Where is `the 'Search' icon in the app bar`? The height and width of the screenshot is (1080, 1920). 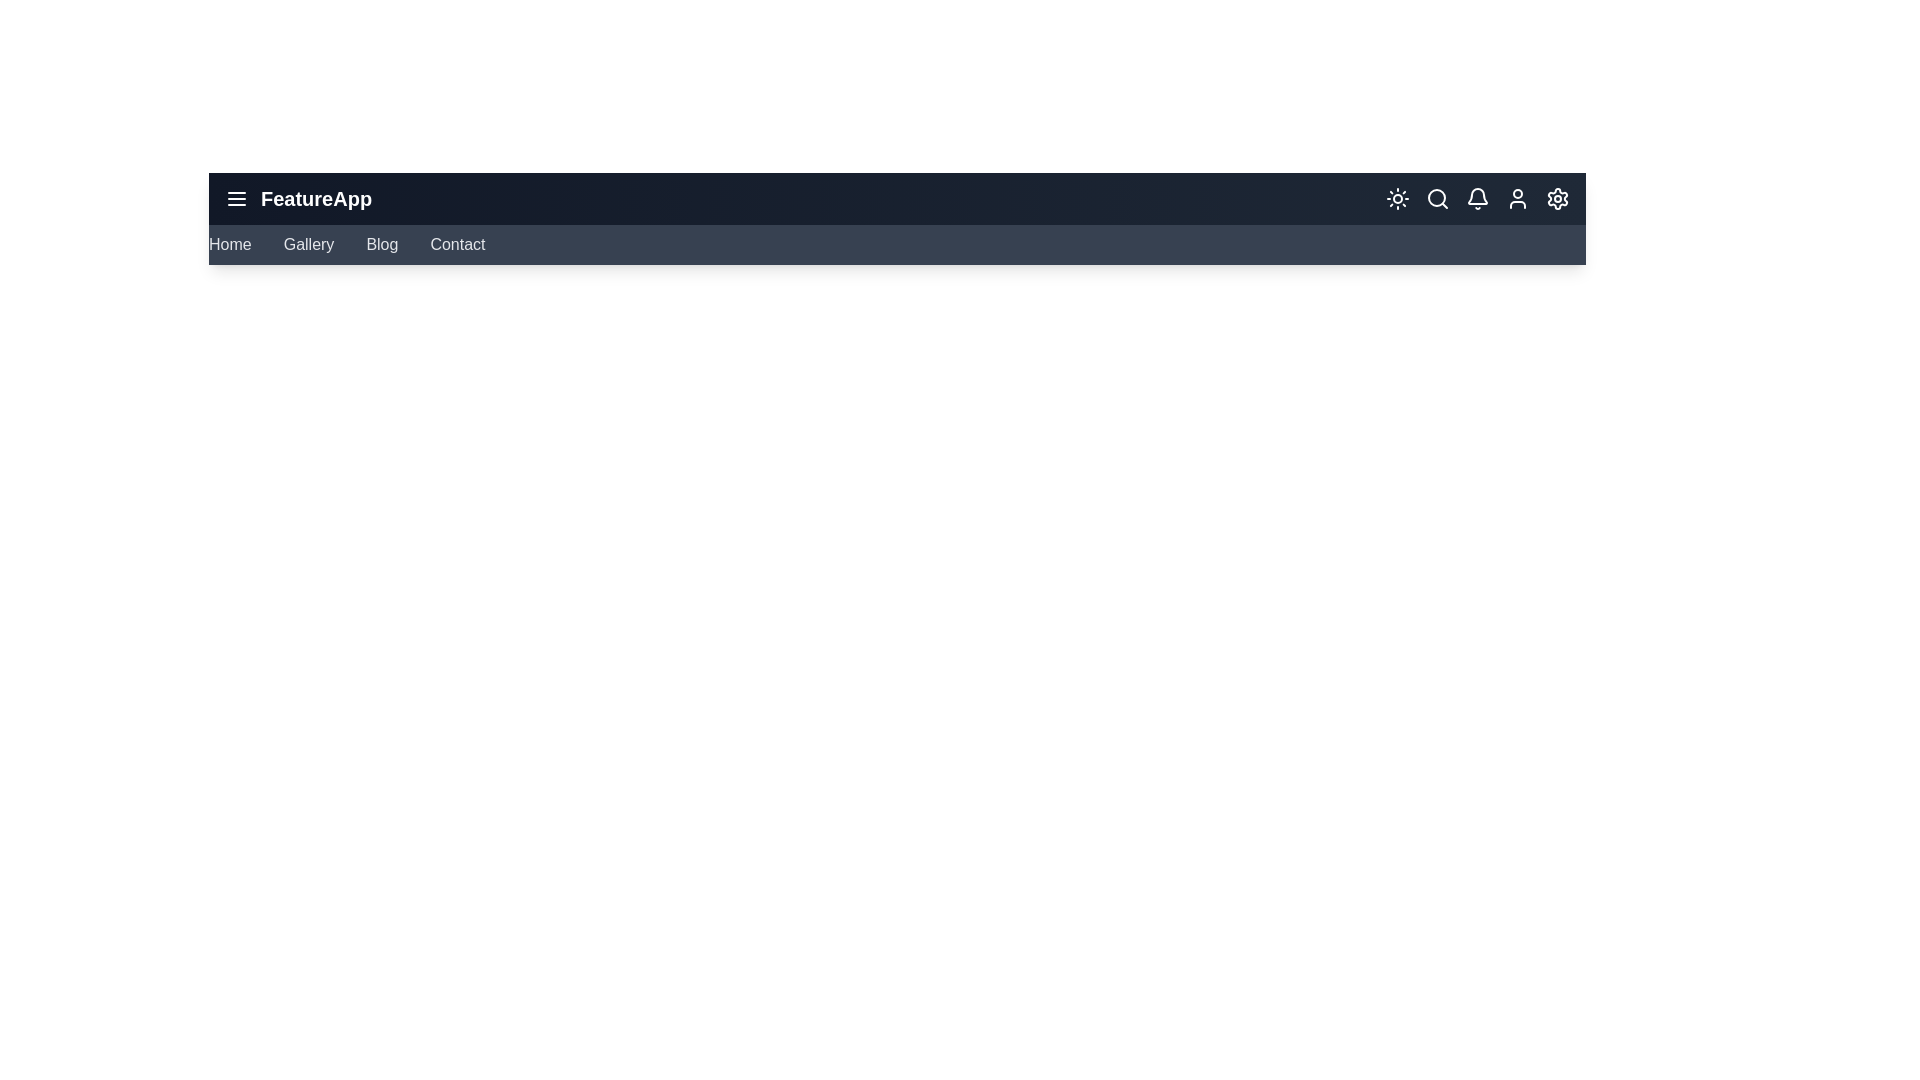
the 'Search' icon in the app bar is located at coordinates (1437, 199).